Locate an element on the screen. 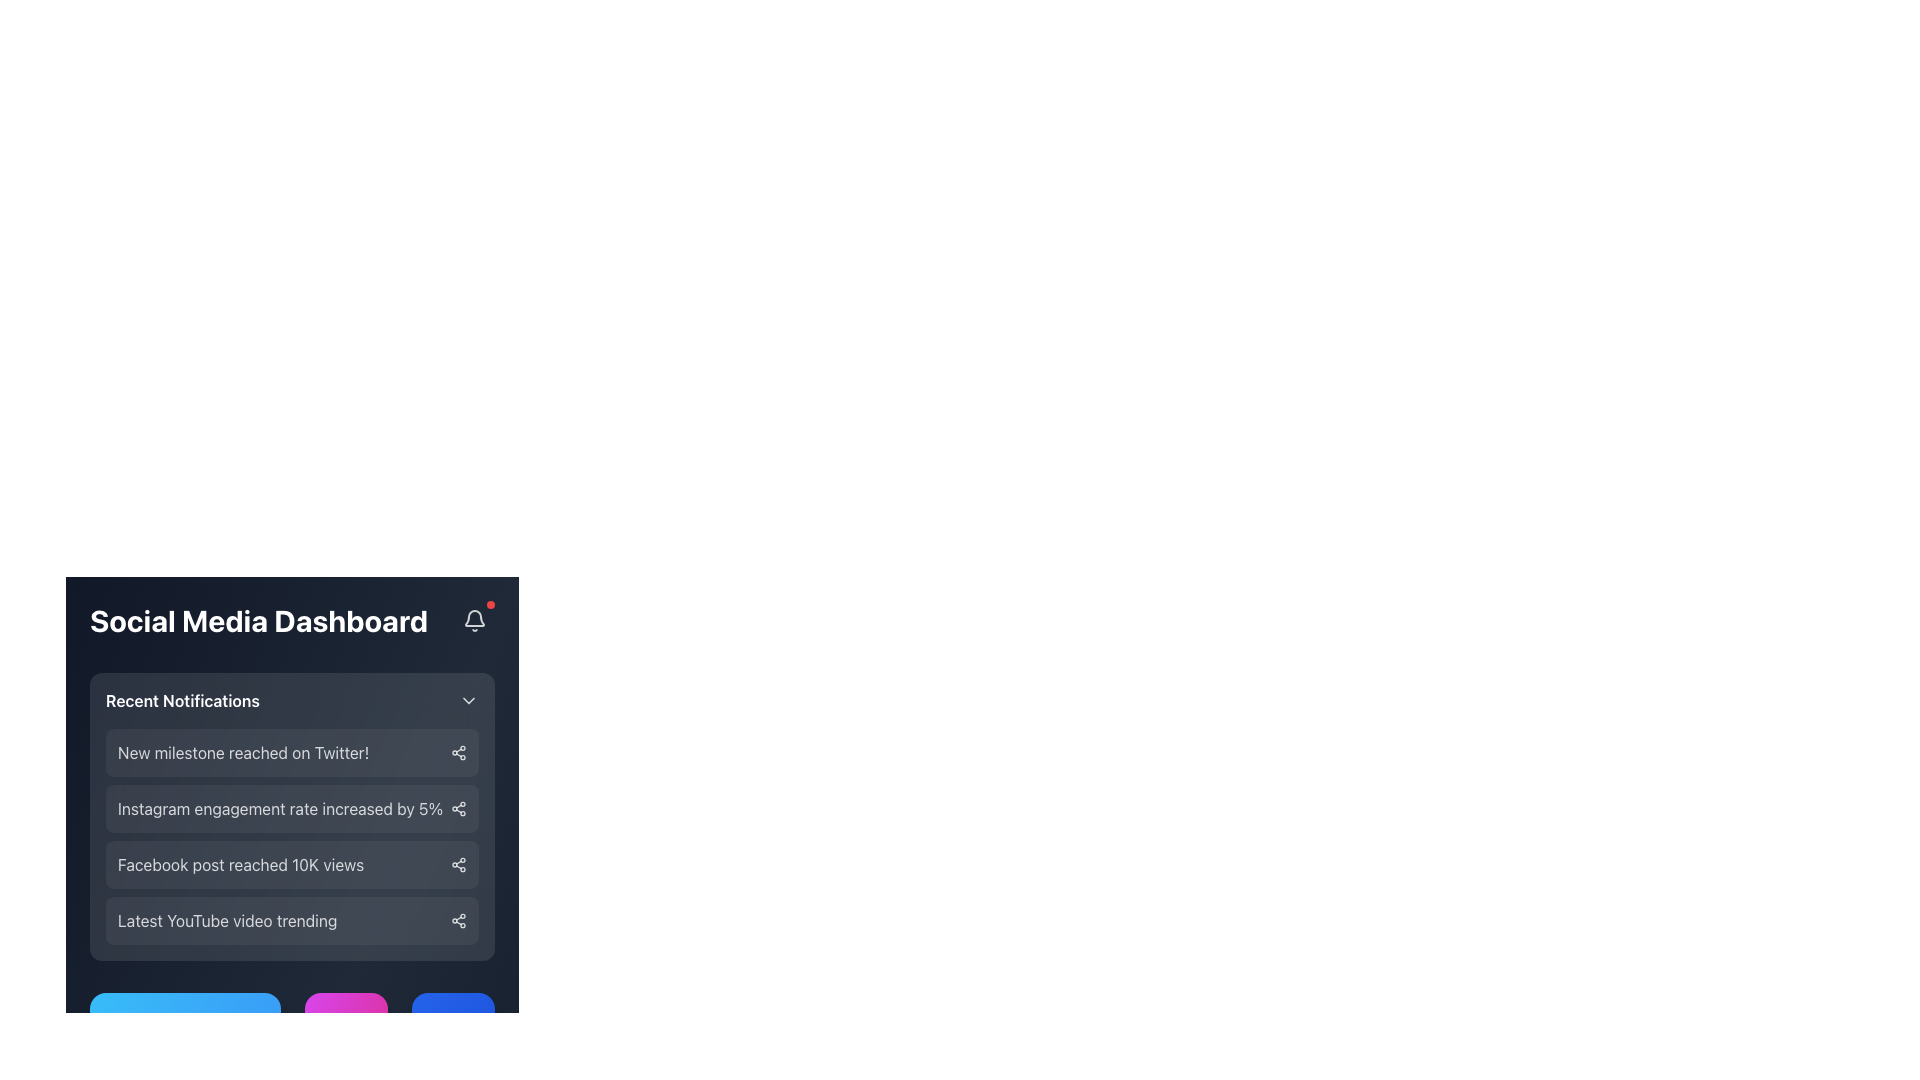  the static label that reads 'Latest YouTube video trending', which is the left-most component in the 'Recent Notifications' section is located at coordinates (227, 921).